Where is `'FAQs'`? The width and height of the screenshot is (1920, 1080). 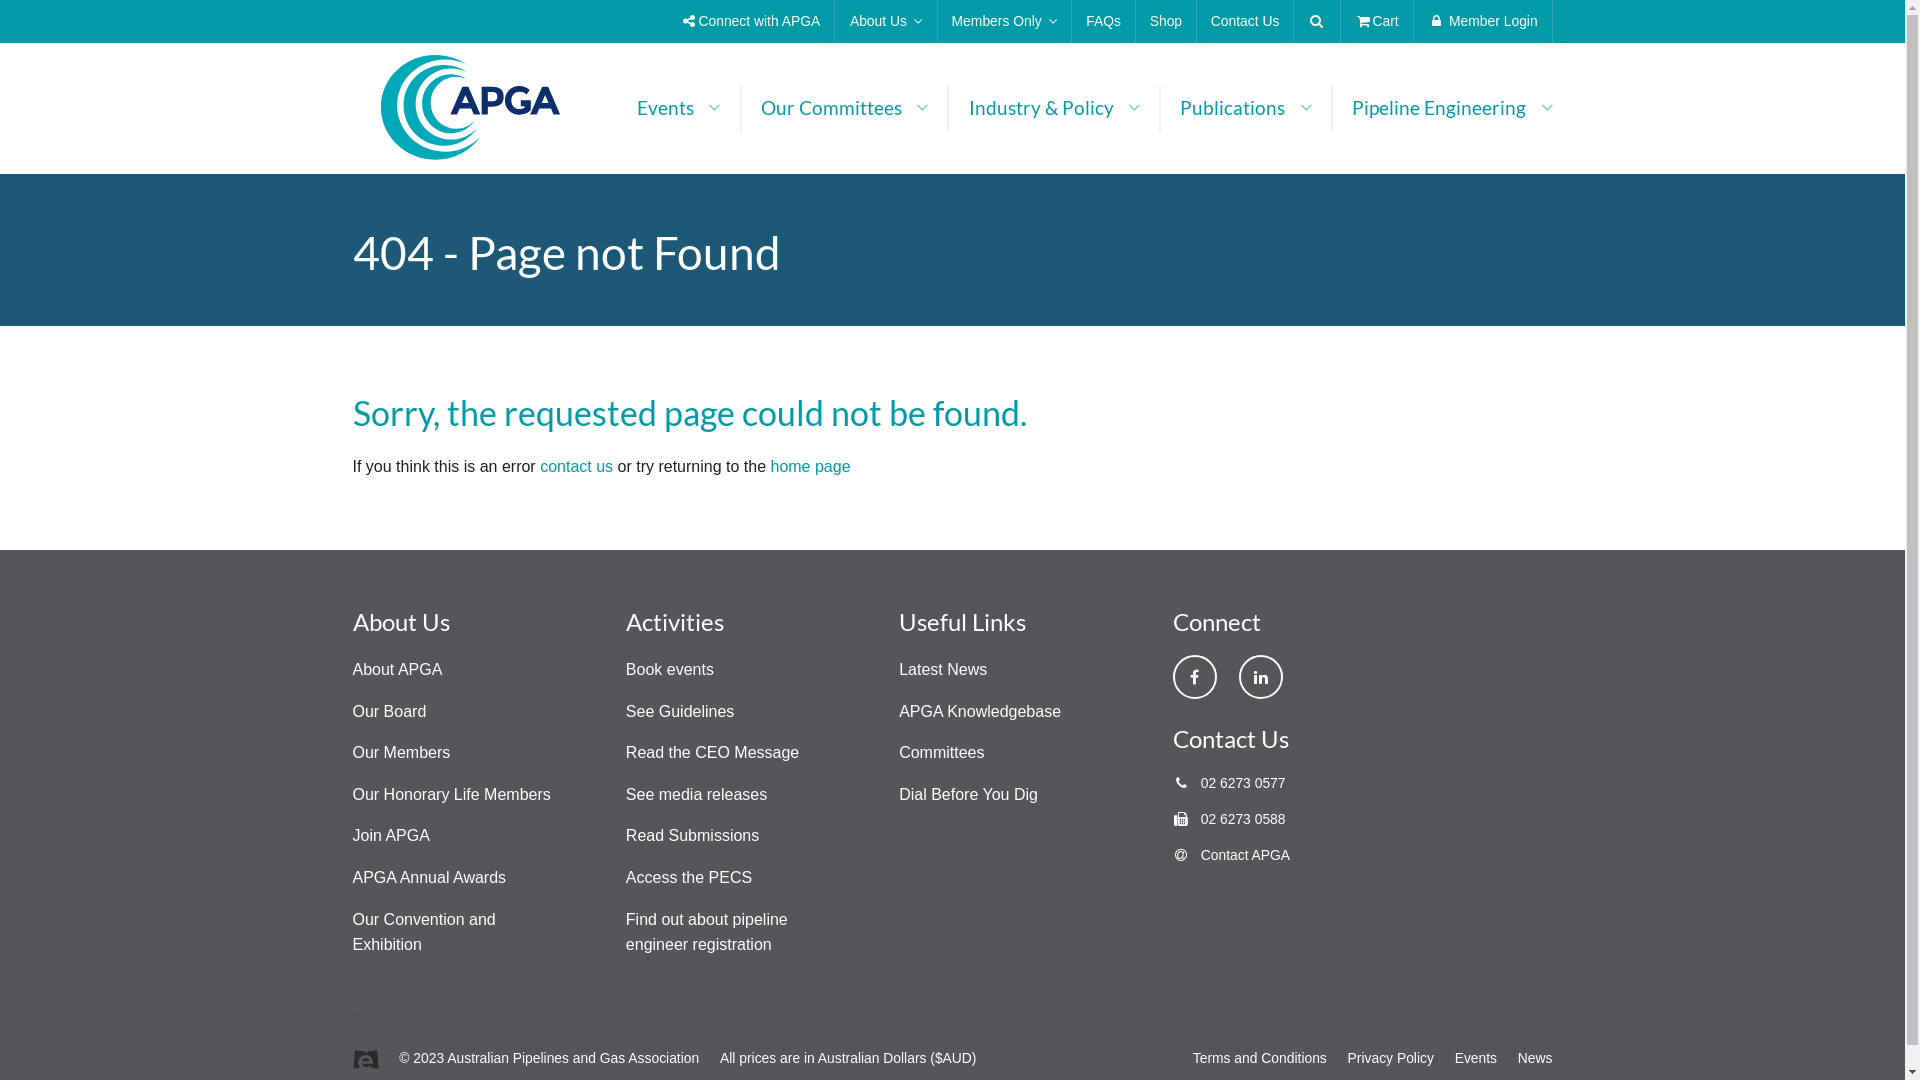 'FAQs' is located at coordinates (1102, 21).